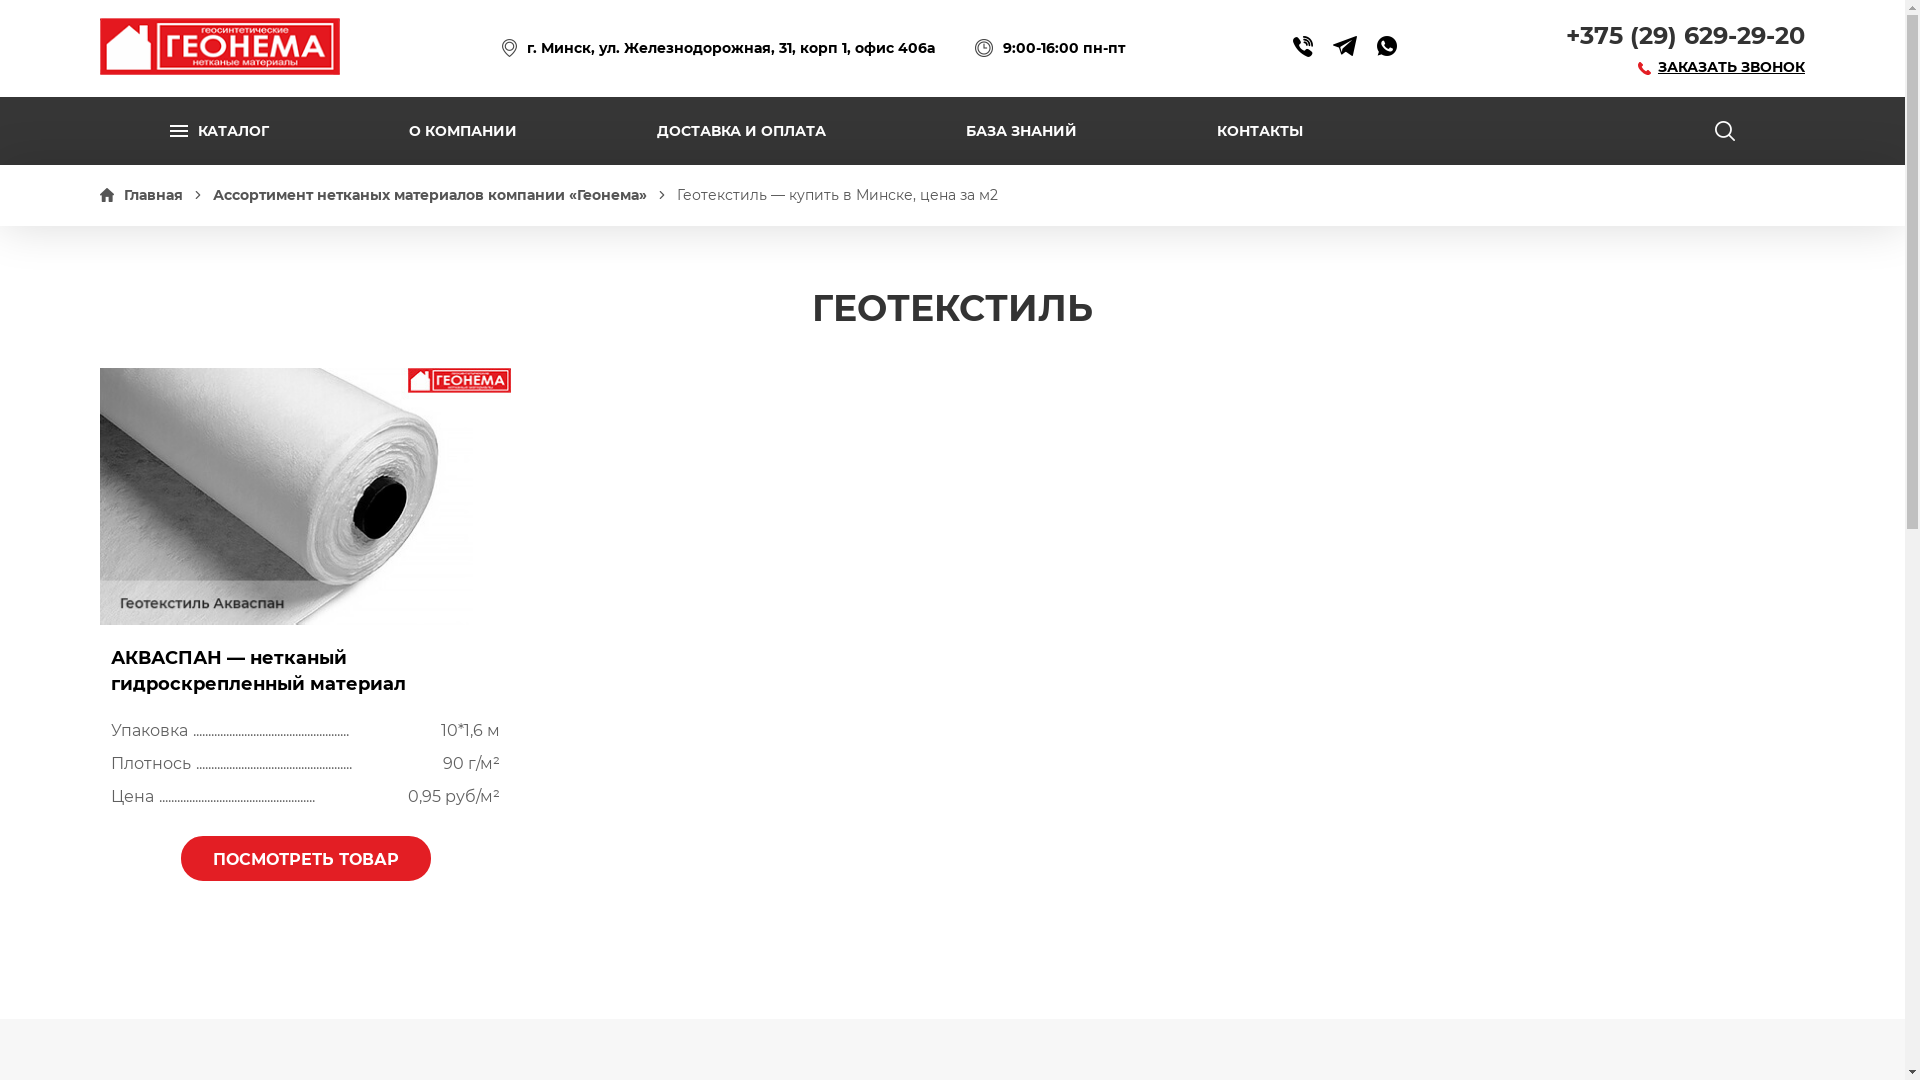  What do you see at coordinates (1684, 35) in the screenshot?
I see `'+375 (29) 629-29-20'` at bounding box center [1684, 35].